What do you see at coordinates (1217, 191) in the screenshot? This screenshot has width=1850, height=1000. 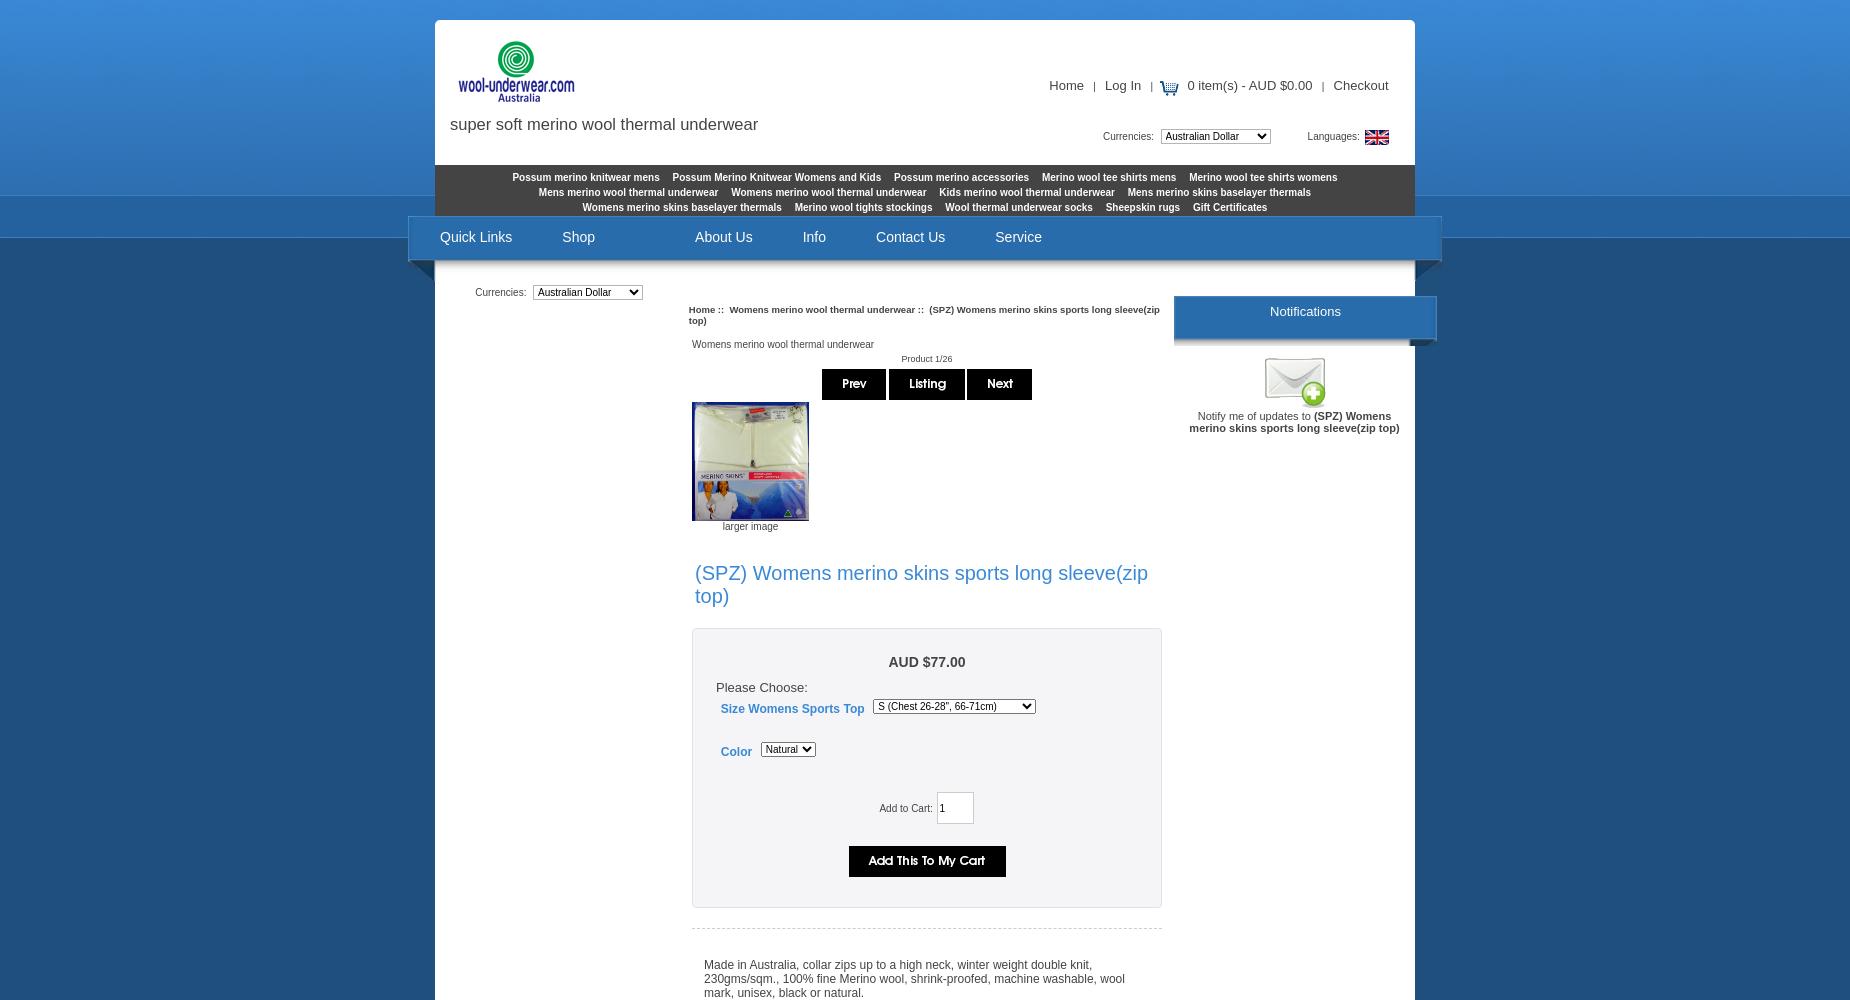 I see `'Mens merino skins baselayer thermals'` at bounding box center [1217, 191].